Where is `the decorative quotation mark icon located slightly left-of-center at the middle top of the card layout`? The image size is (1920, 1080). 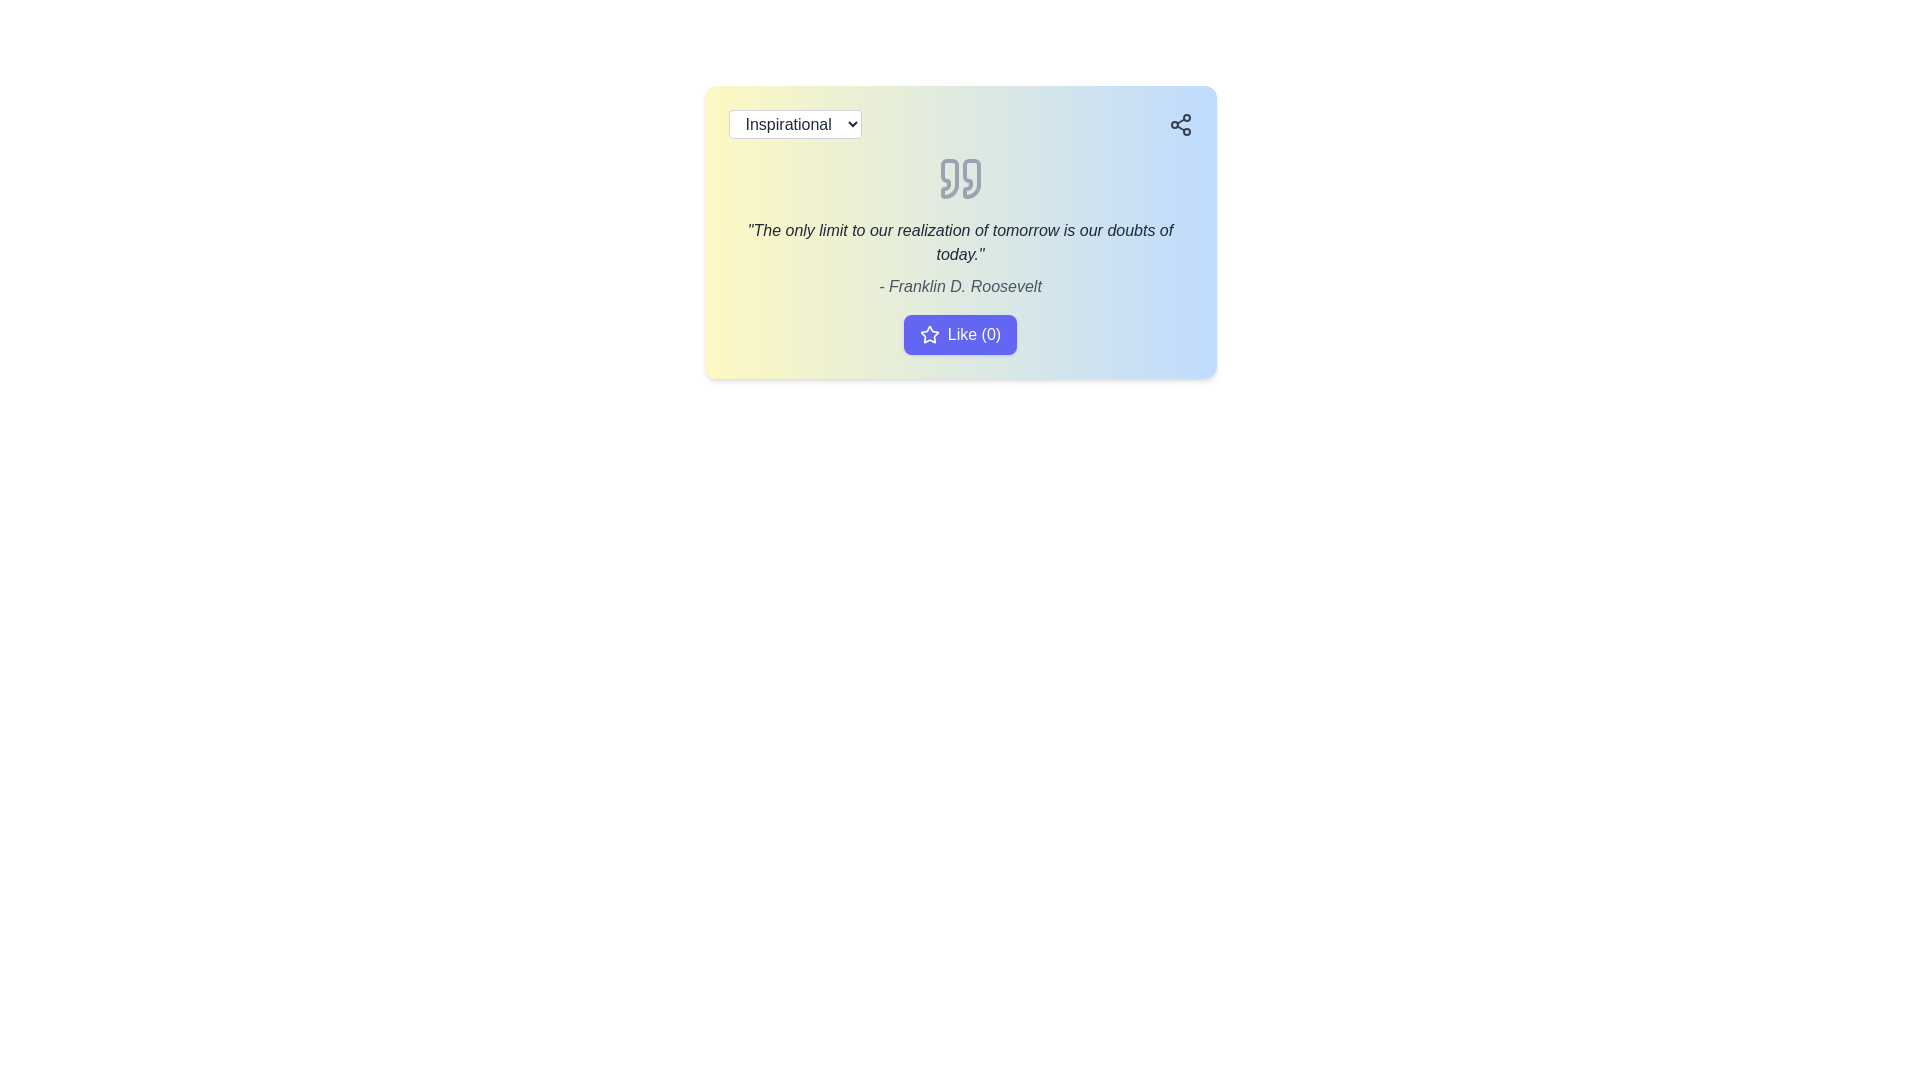 the decorative quotation mark icon located slightly left-of-center at the middle top of the card layout is located at coordinates (948, 177).